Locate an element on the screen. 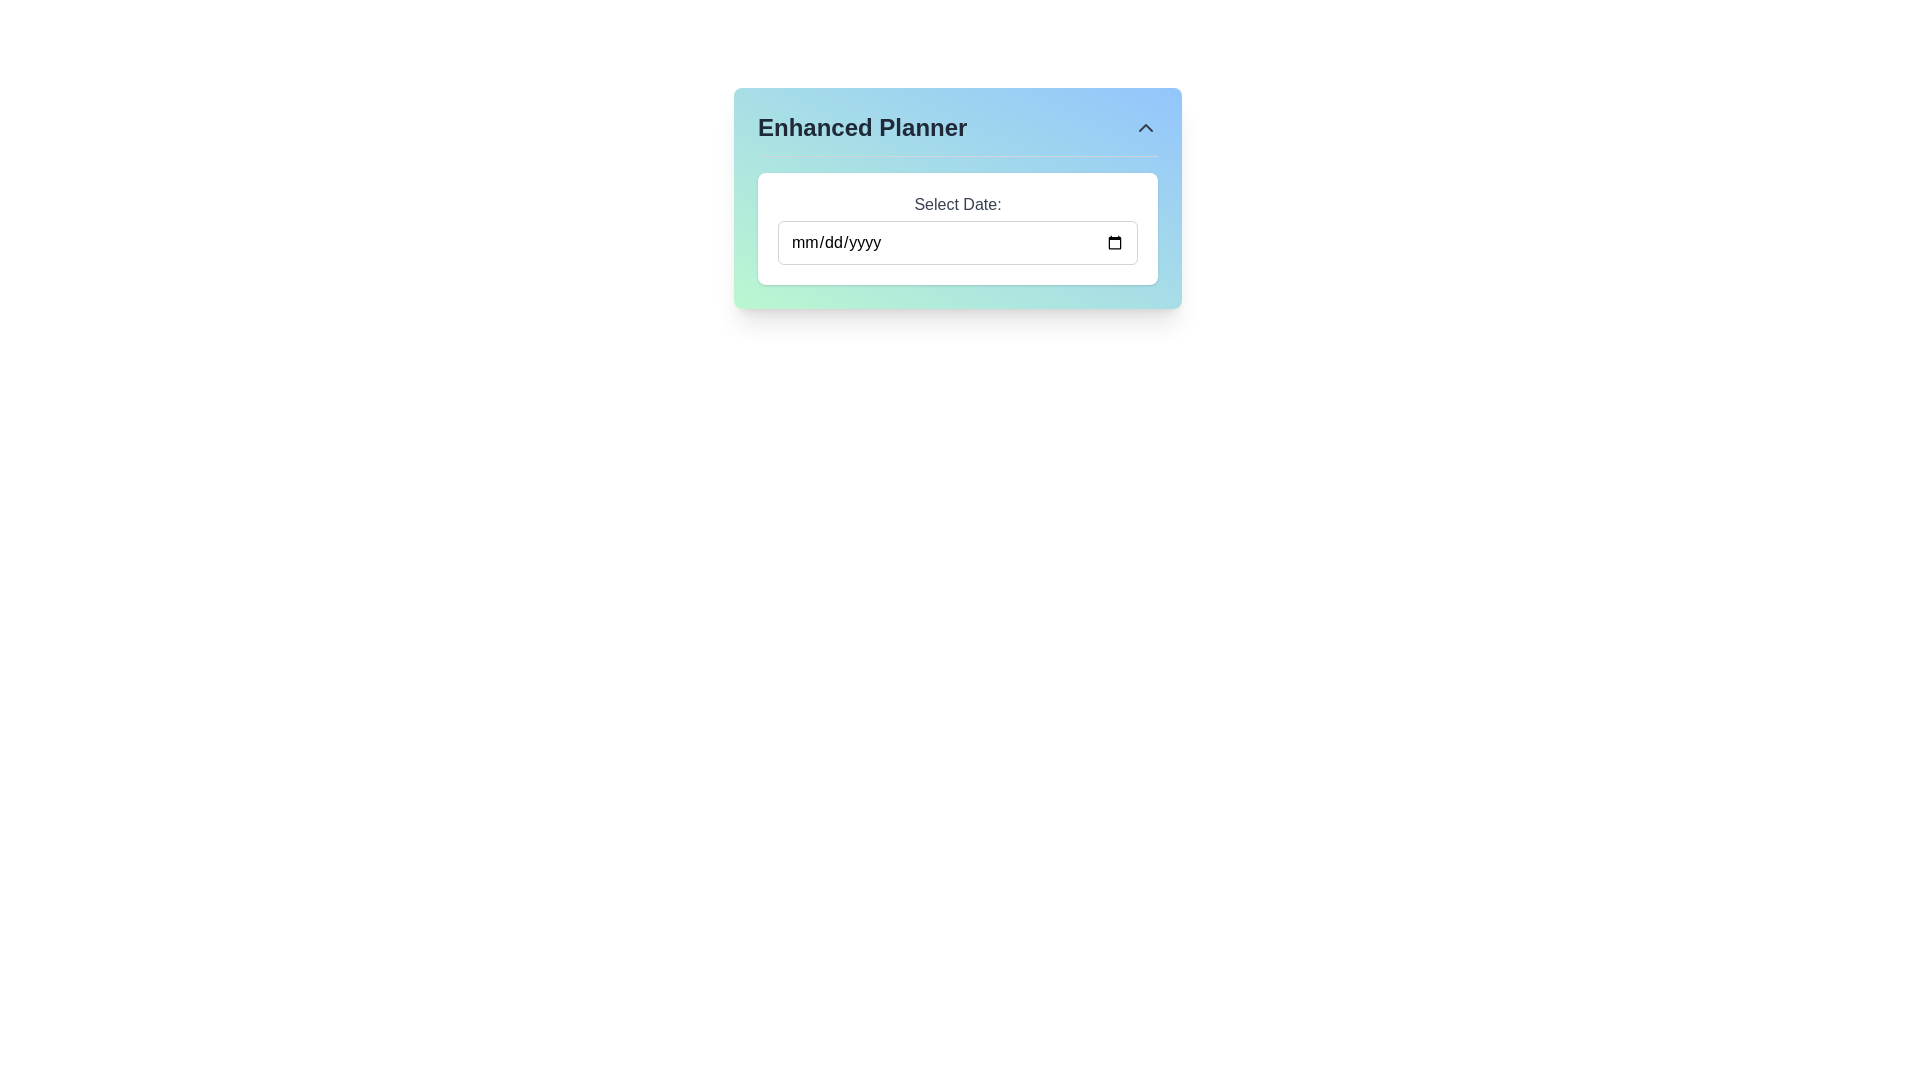 The width and height of the screenshot is (1920, 1080). the button or icon located directly to the right of 'Enhanced Planner' in the header section is located at coordinates (1146, 127).